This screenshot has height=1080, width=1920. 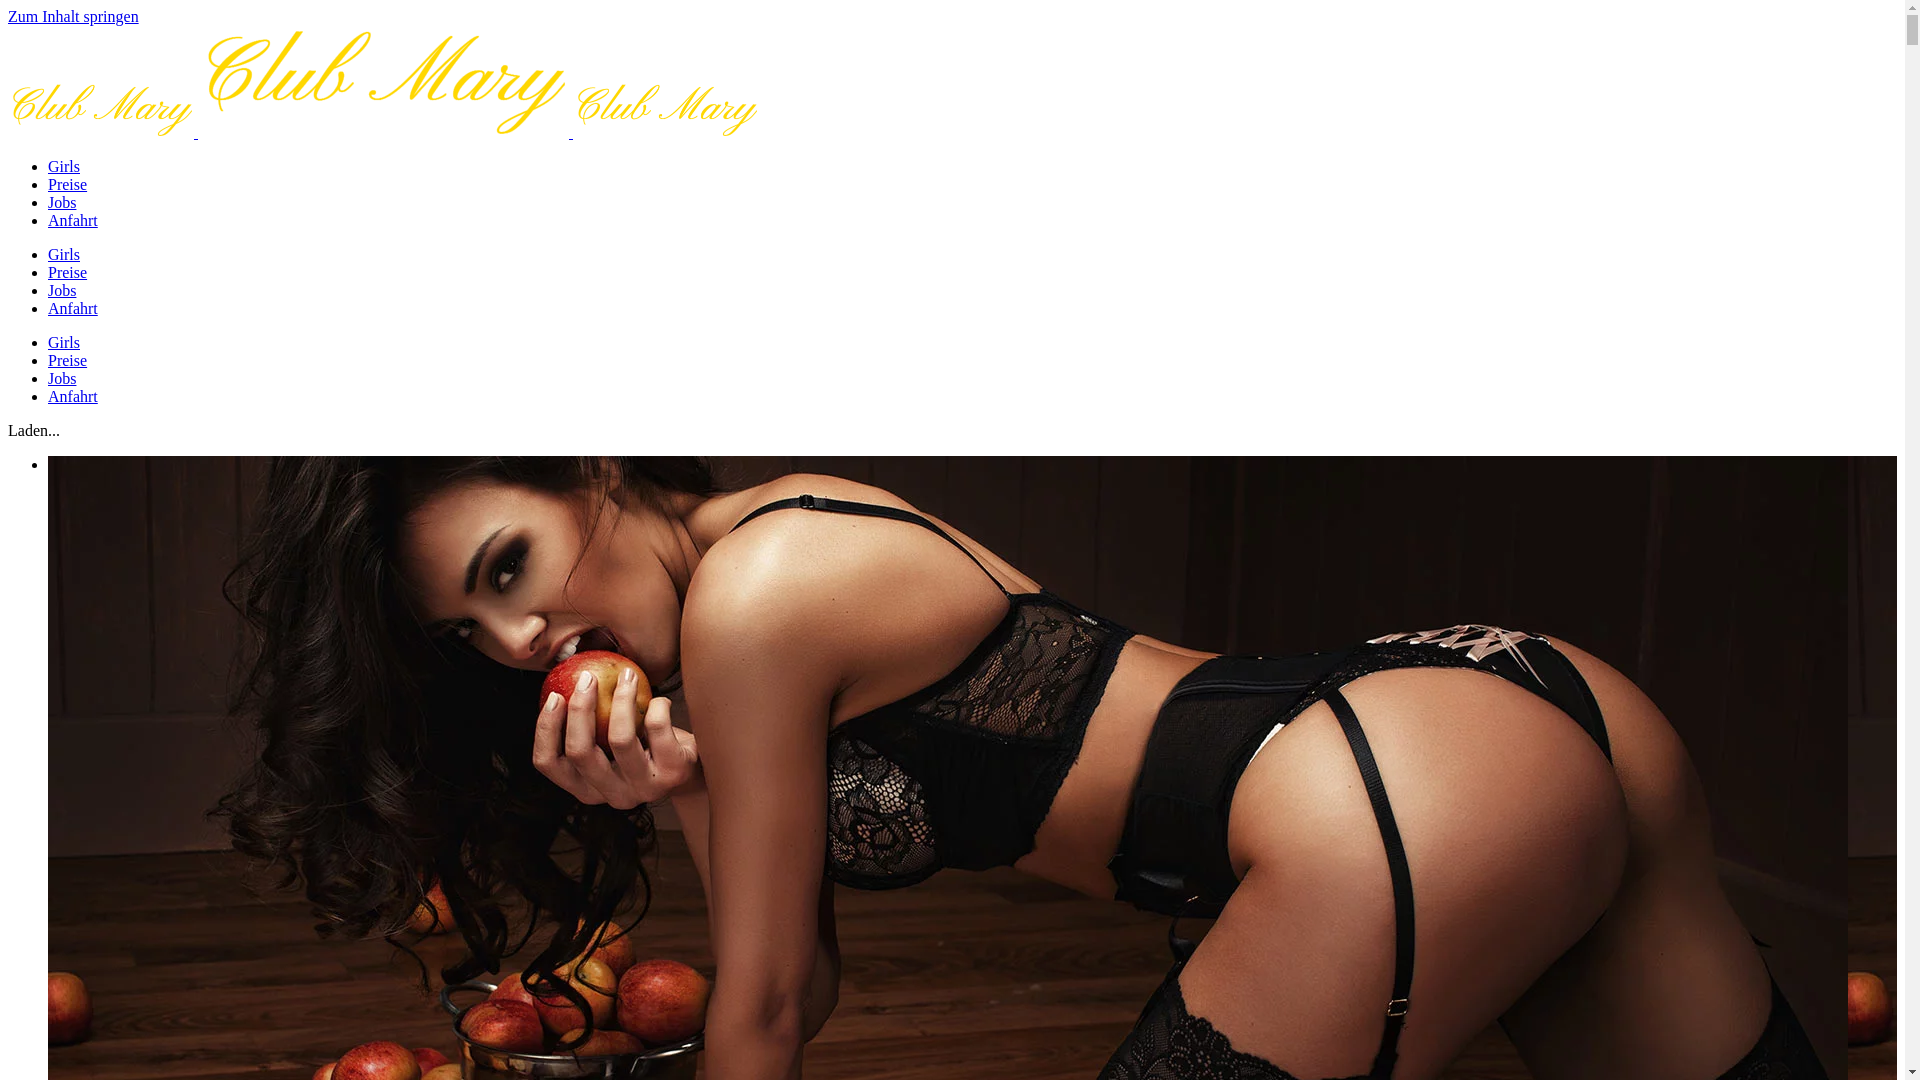 What do you see at coordinates (63, 253) in the screenshot?
I see `'Girls'` at bounding box center [63, 253].